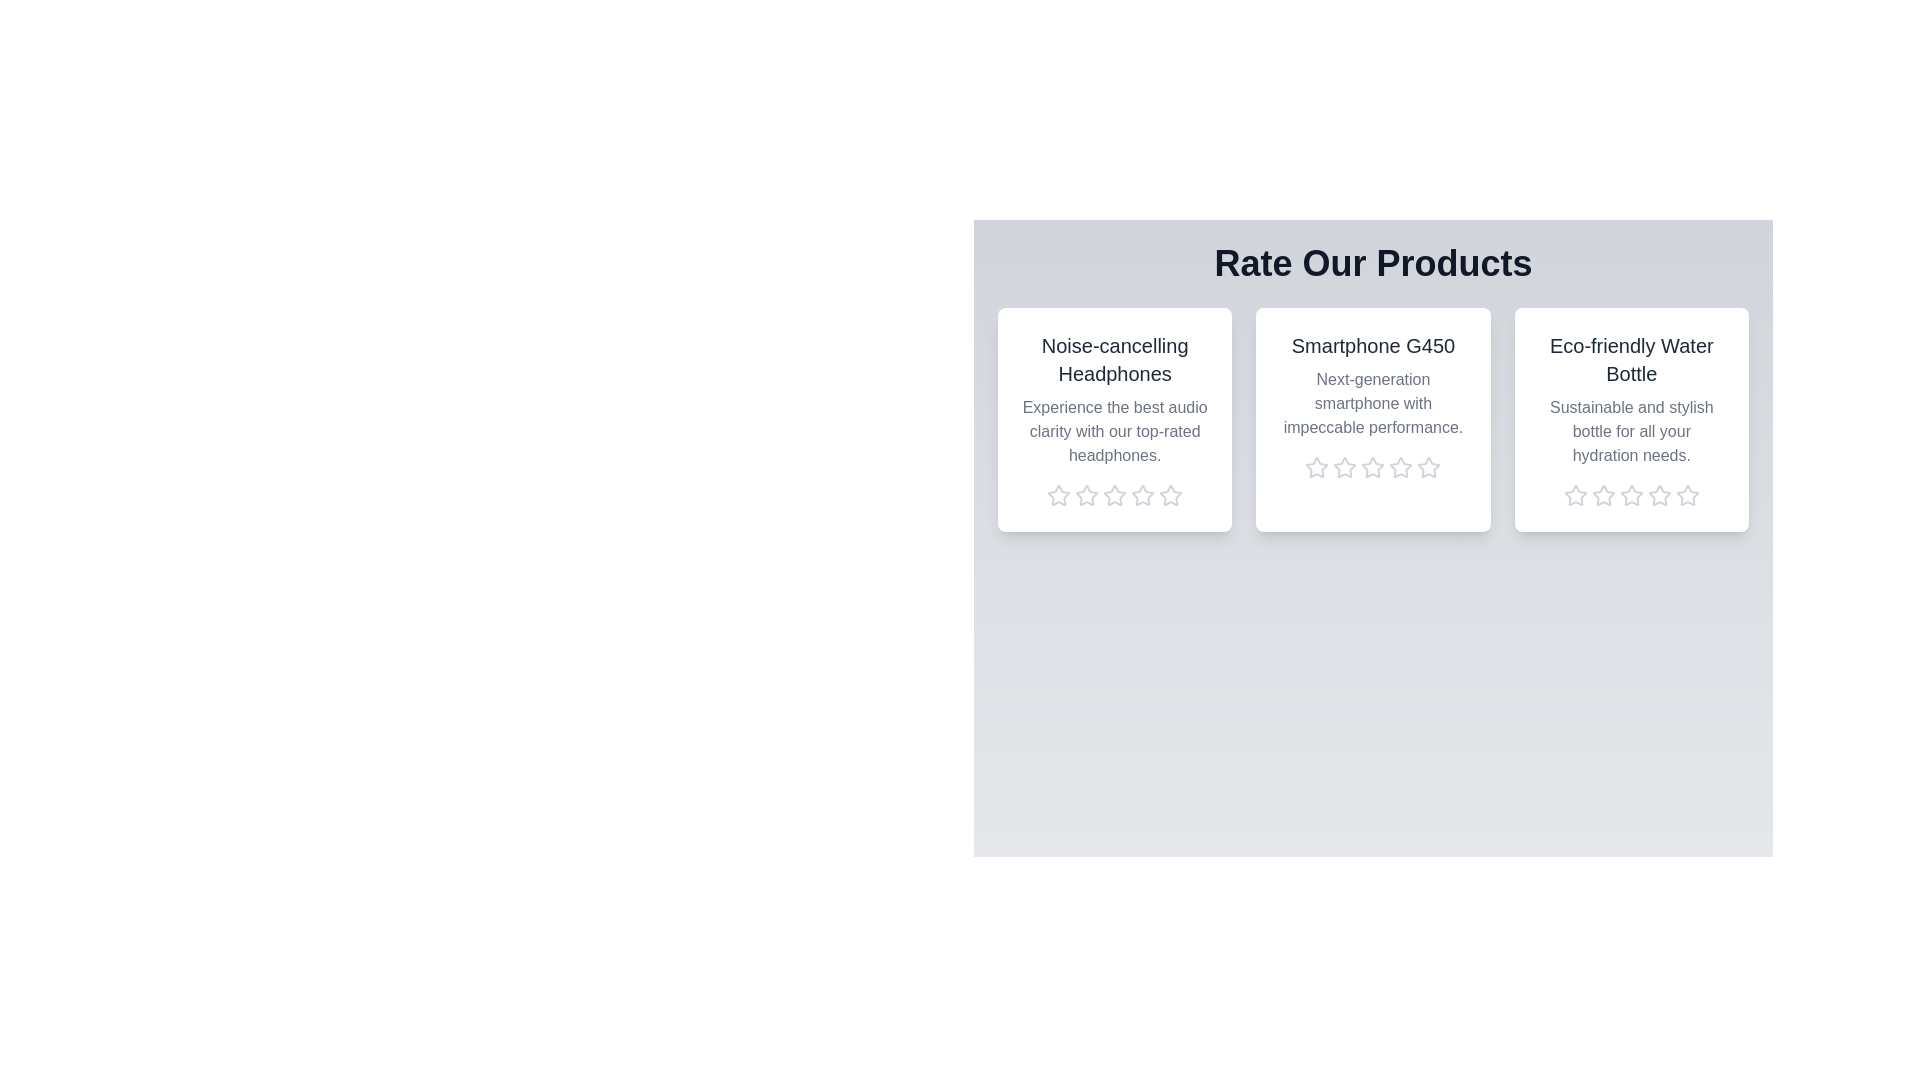  I want to click on the product card for Noise-cancelling Headphones, so click(1114, 419).